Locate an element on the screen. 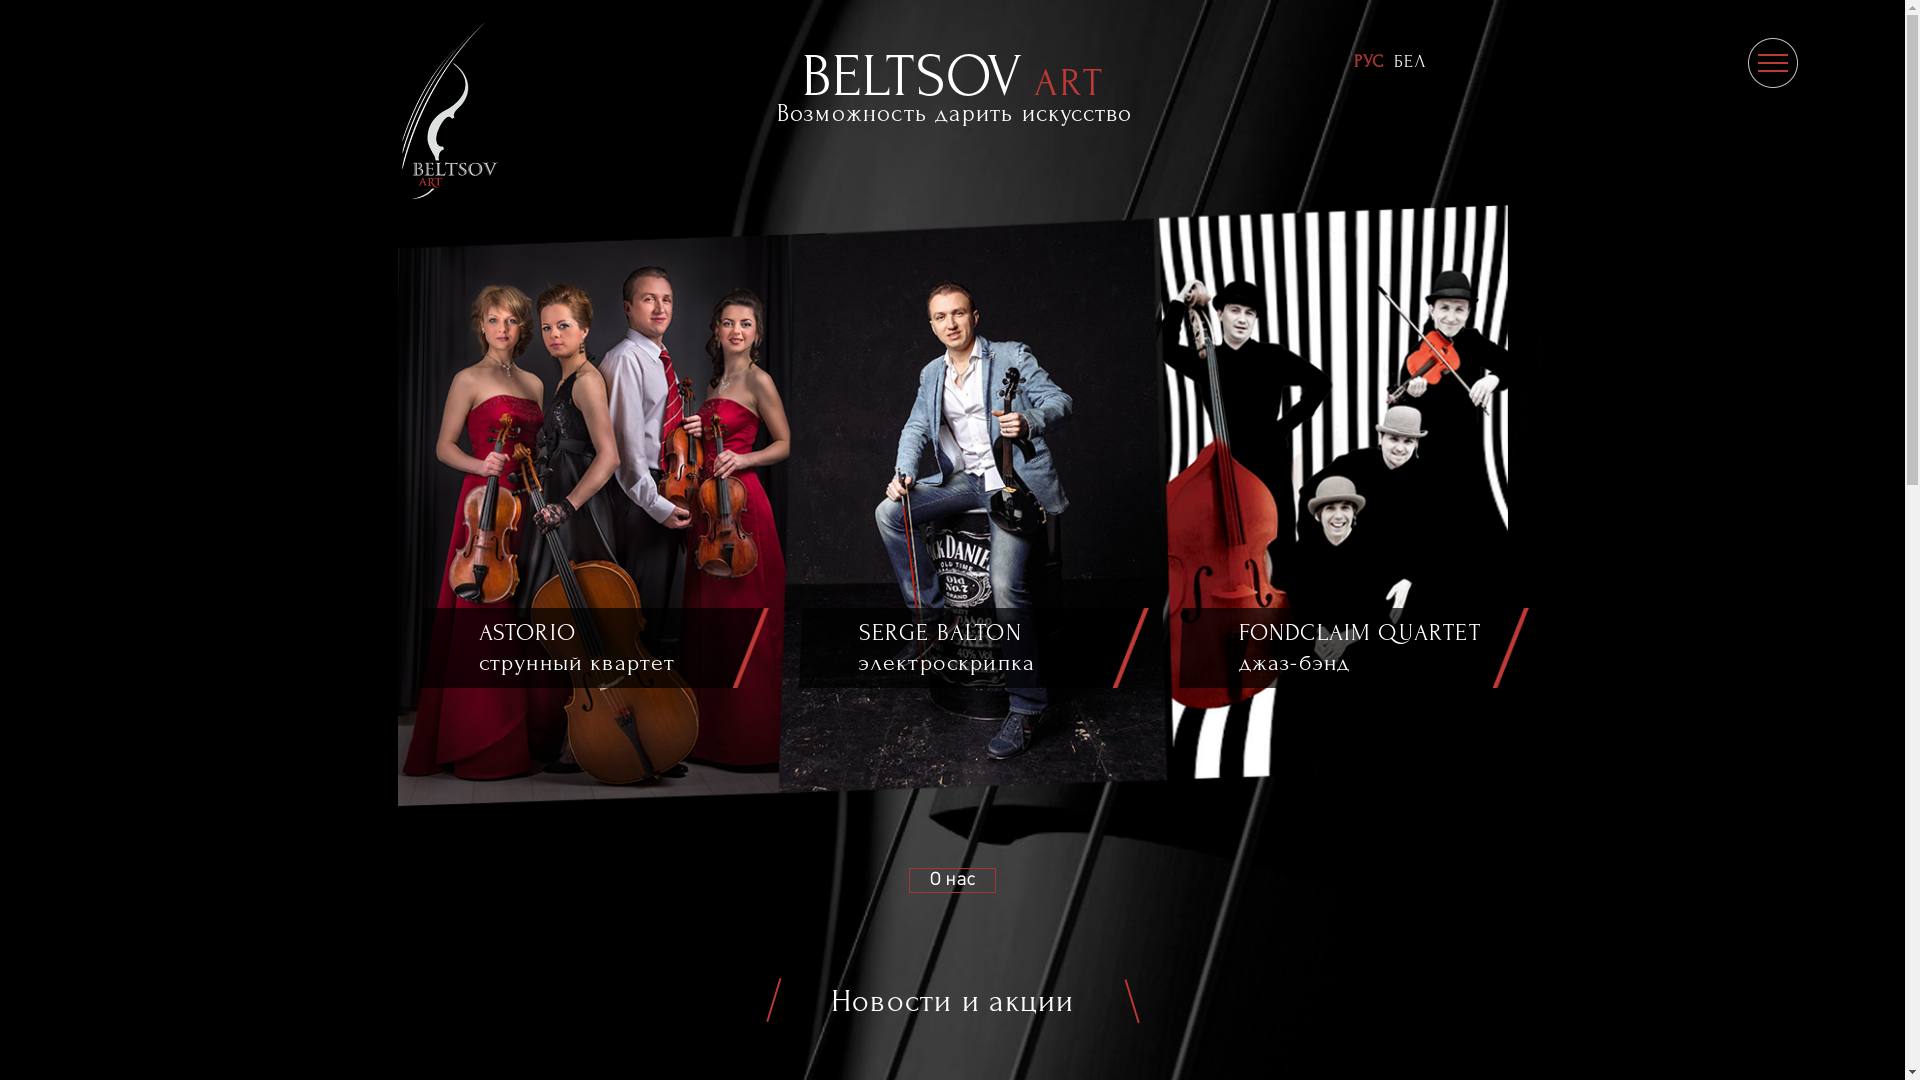 This screenshot has height=1080, width=1920. 'Beltsovart.by' is located at coordinates (452, 110).